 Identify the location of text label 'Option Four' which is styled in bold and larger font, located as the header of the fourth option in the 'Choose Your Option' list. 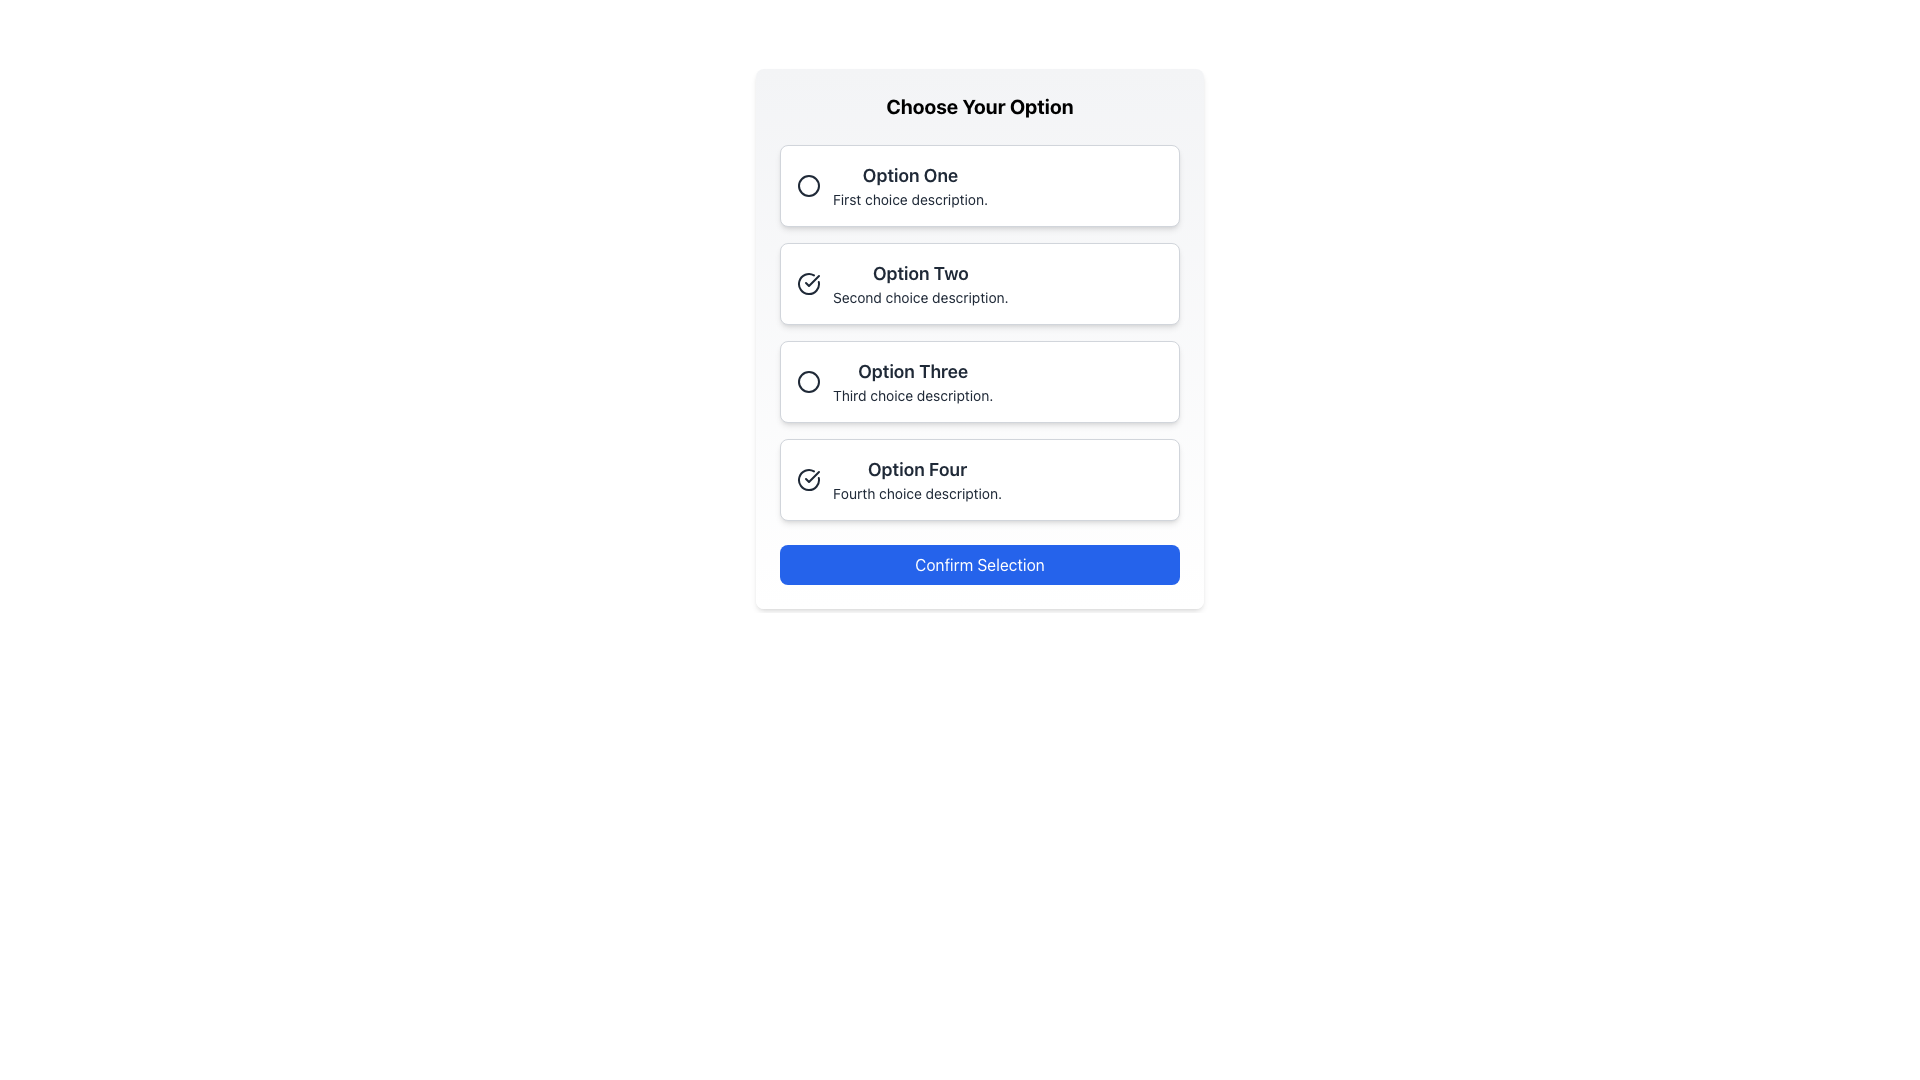
(916, 470).